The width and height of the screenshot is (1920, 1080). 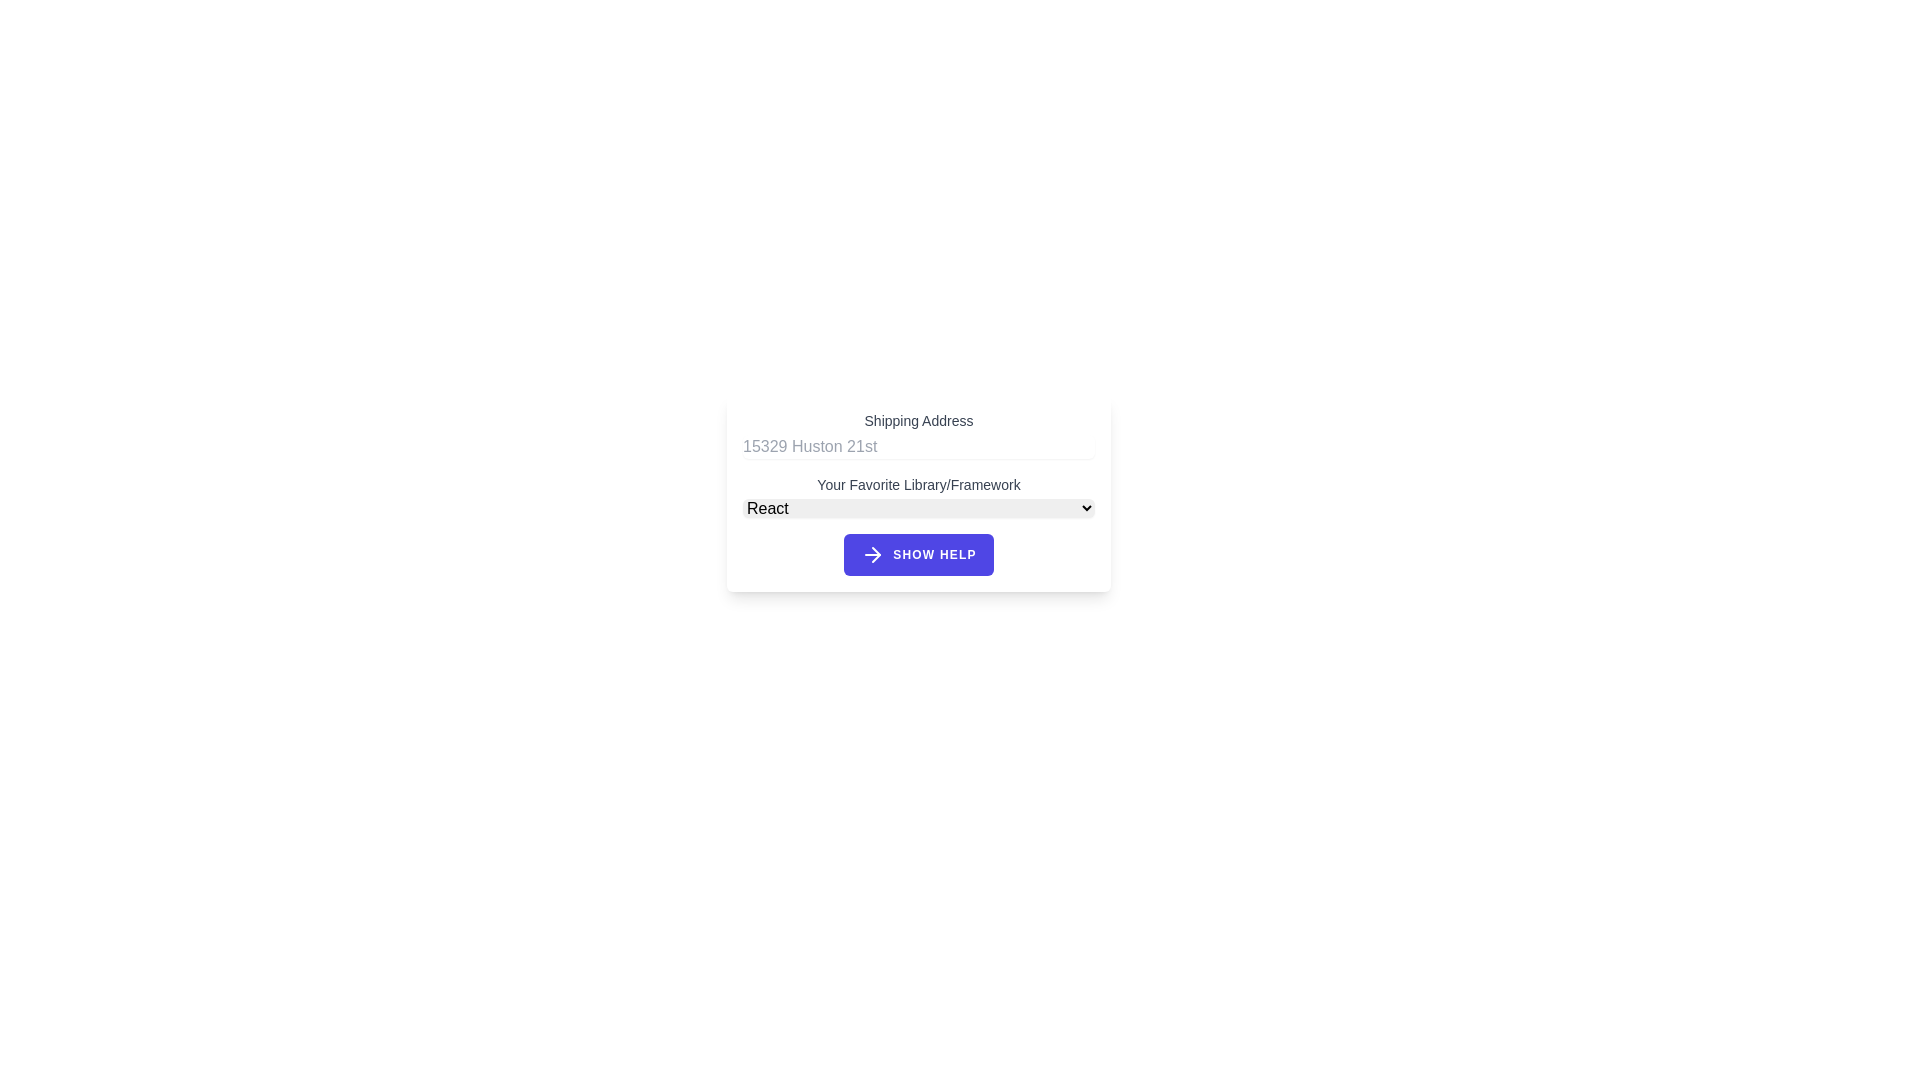 What do you see at coordinates (917, 485) in the screenshot?
I see `the Text label that provides a descriptor for the dropdown menu below it, which displays 'React'` at bounding box center [917, 485].